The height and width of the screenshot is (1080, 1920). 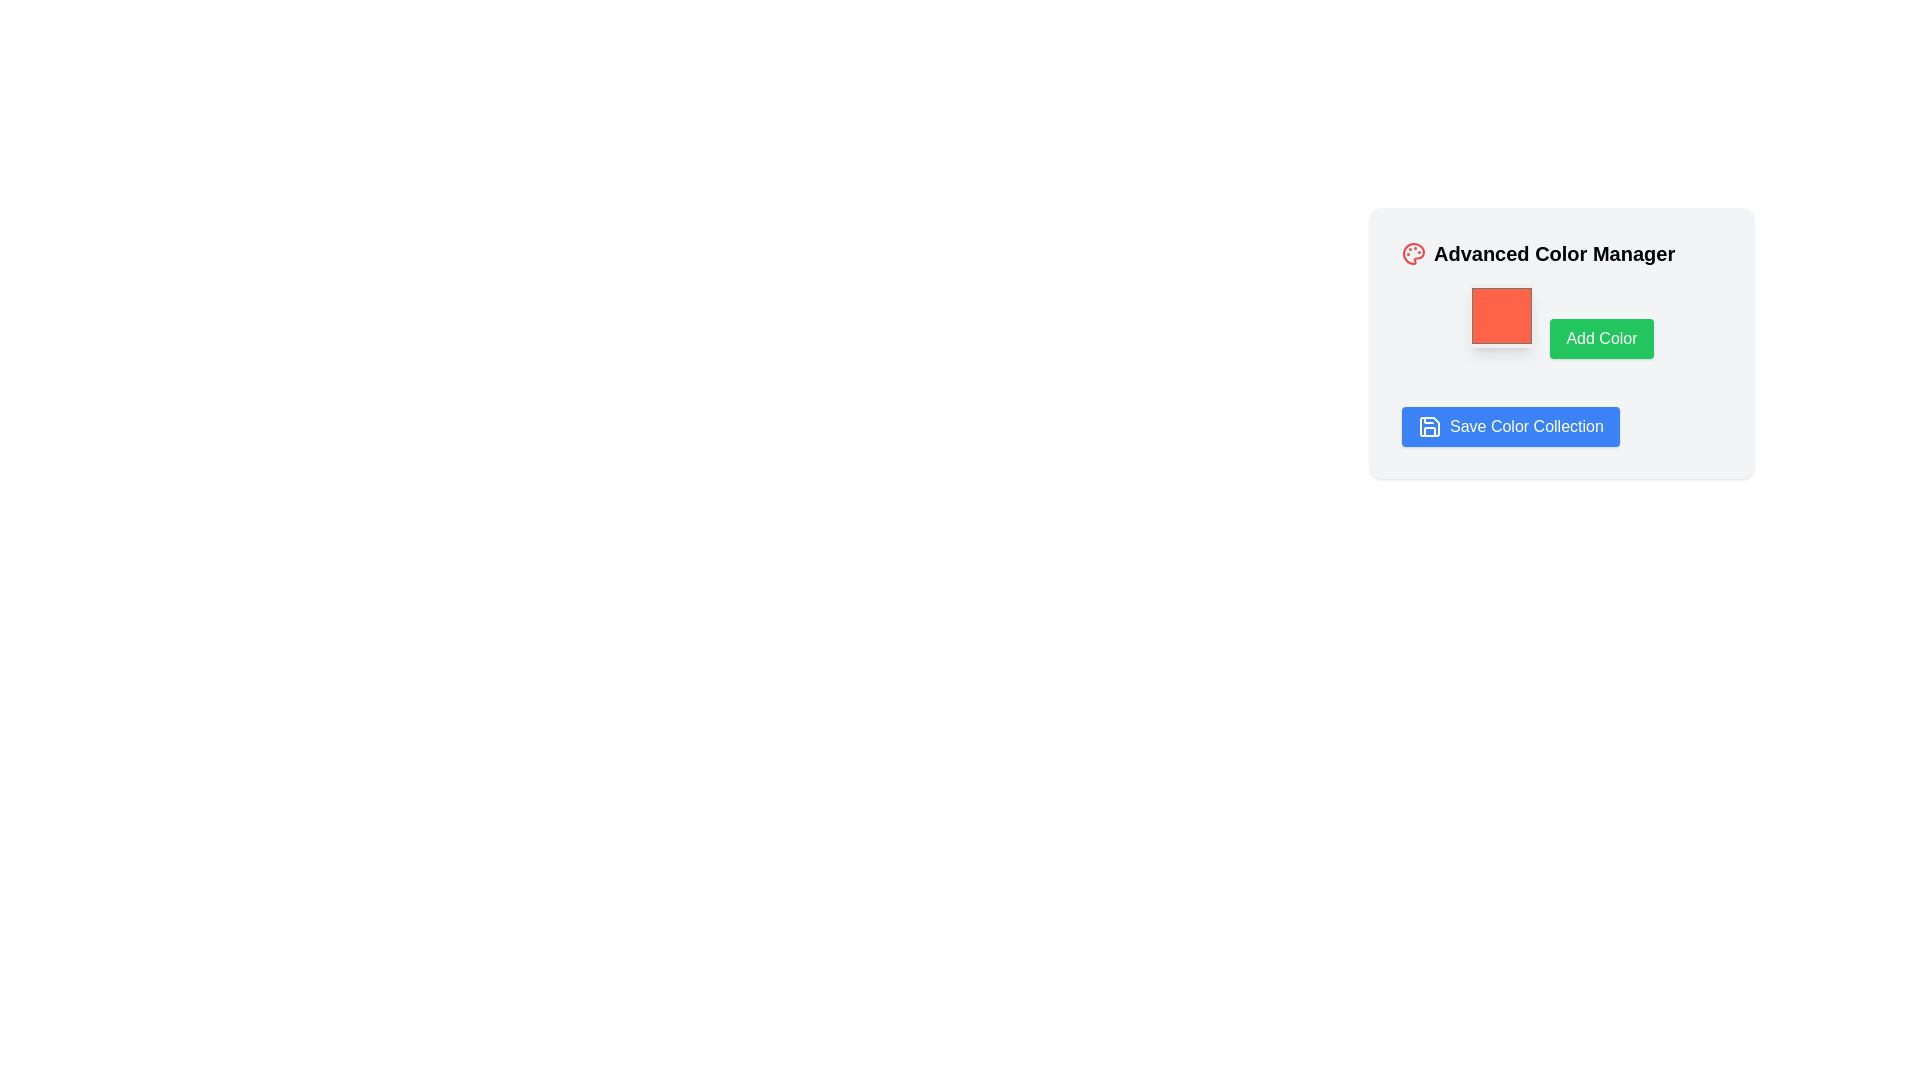 What do you see at coordinates (1510, 426) in the screenshot?
I see `the 'Save Color Collection' button, which has a blue background and white text, located at the bottom of the 'Advanced Color Manager' interface` at bounding box center [1510, 426].